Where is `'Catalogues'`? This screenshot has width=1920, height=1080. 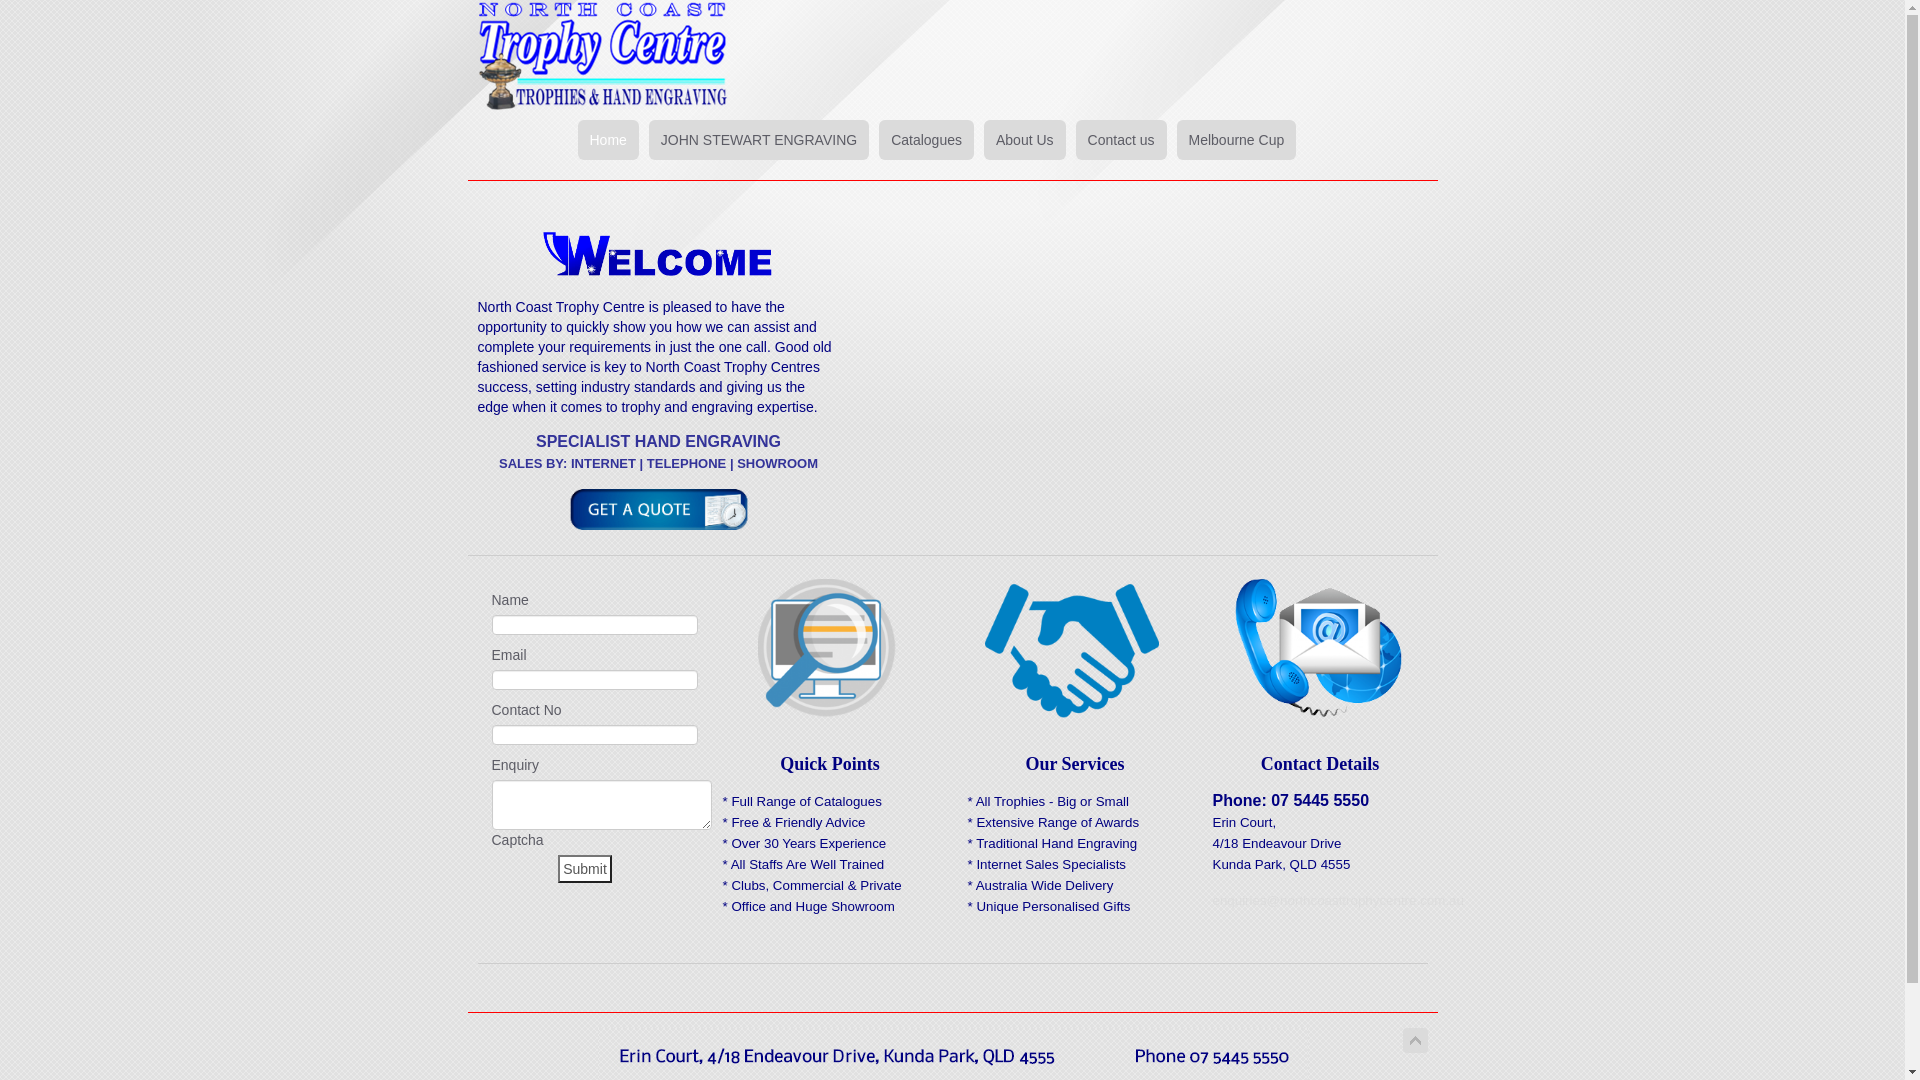
'Catalogues' is located at coordinates (925, 138).